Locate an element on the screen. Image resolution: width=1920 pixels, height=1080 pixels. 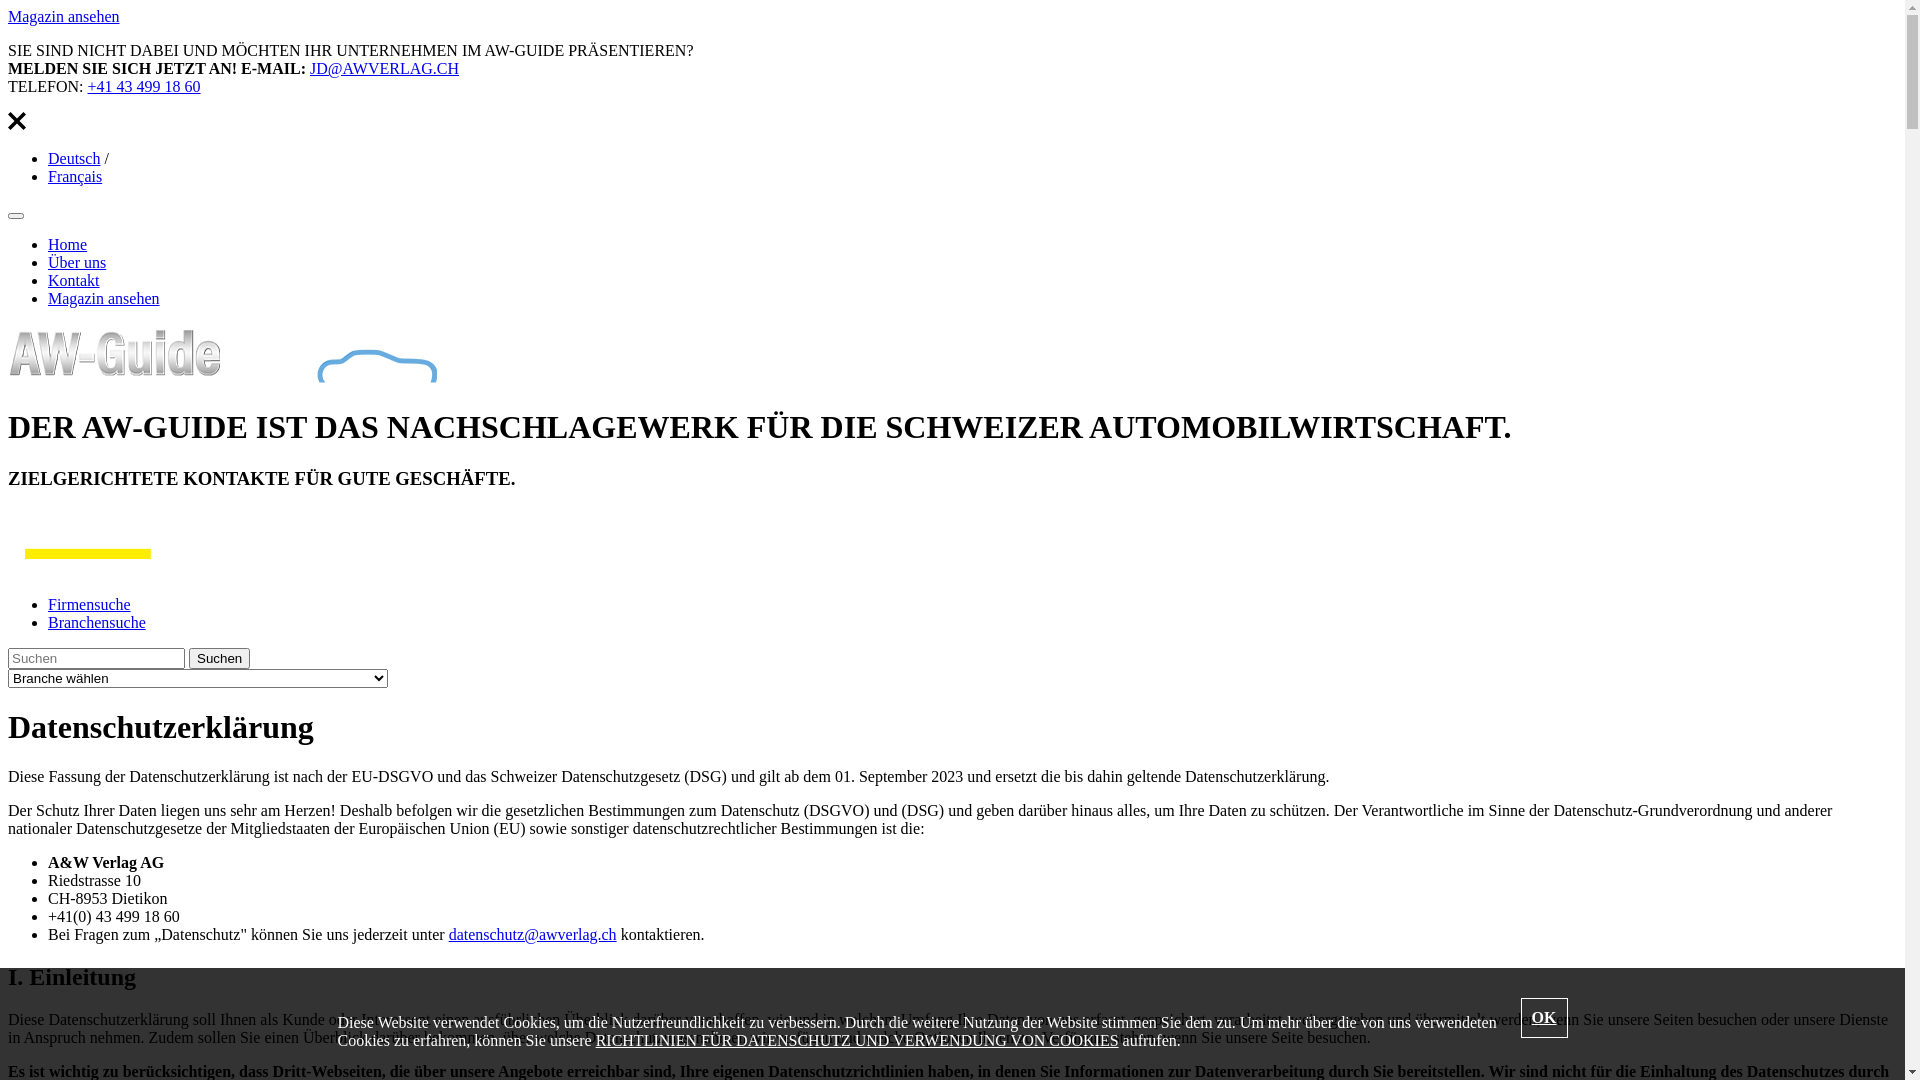
'Home' is located at coordinates (67, 243).